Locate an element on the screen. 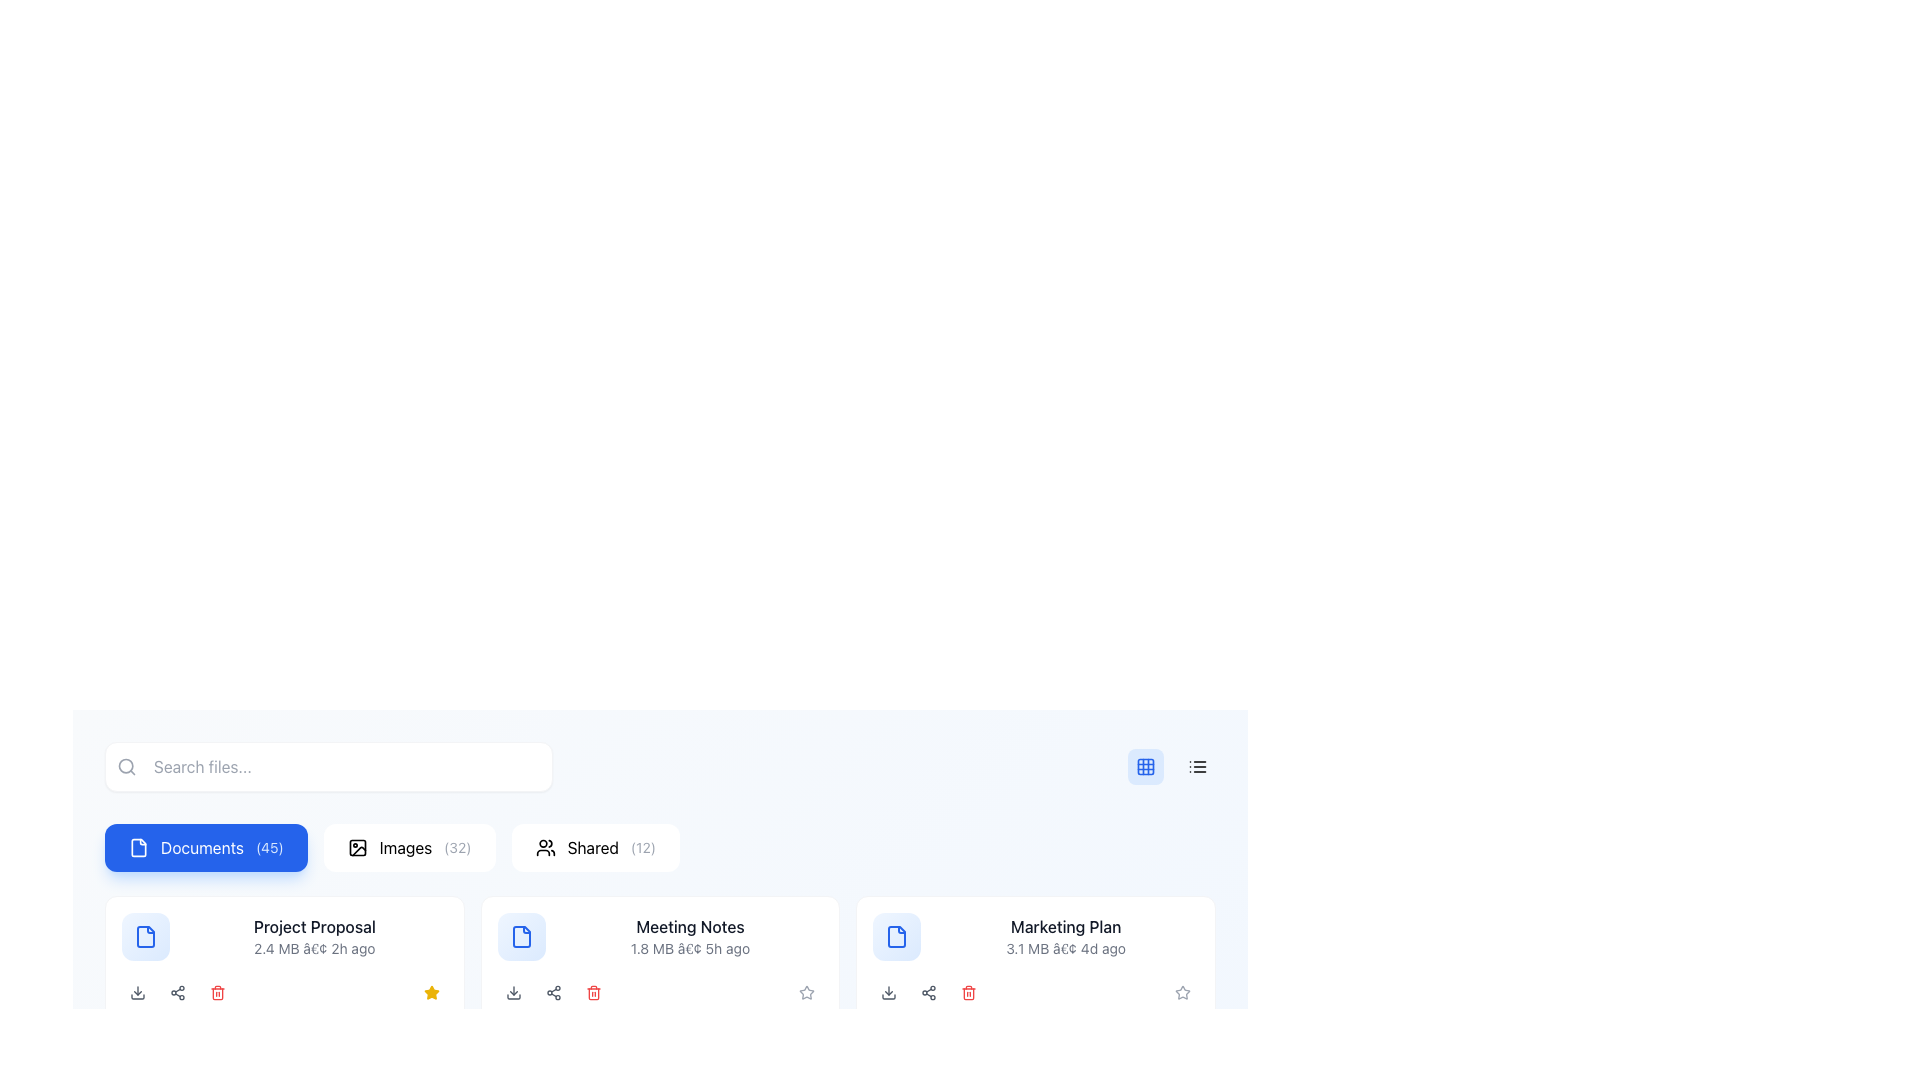 The height and width of the screenshot is (1080, 1920). the document icon associated with the 'Project Proposal' in the 'Documents' section, which is the leftmost icon in its card is located at coordinates (521, 937).